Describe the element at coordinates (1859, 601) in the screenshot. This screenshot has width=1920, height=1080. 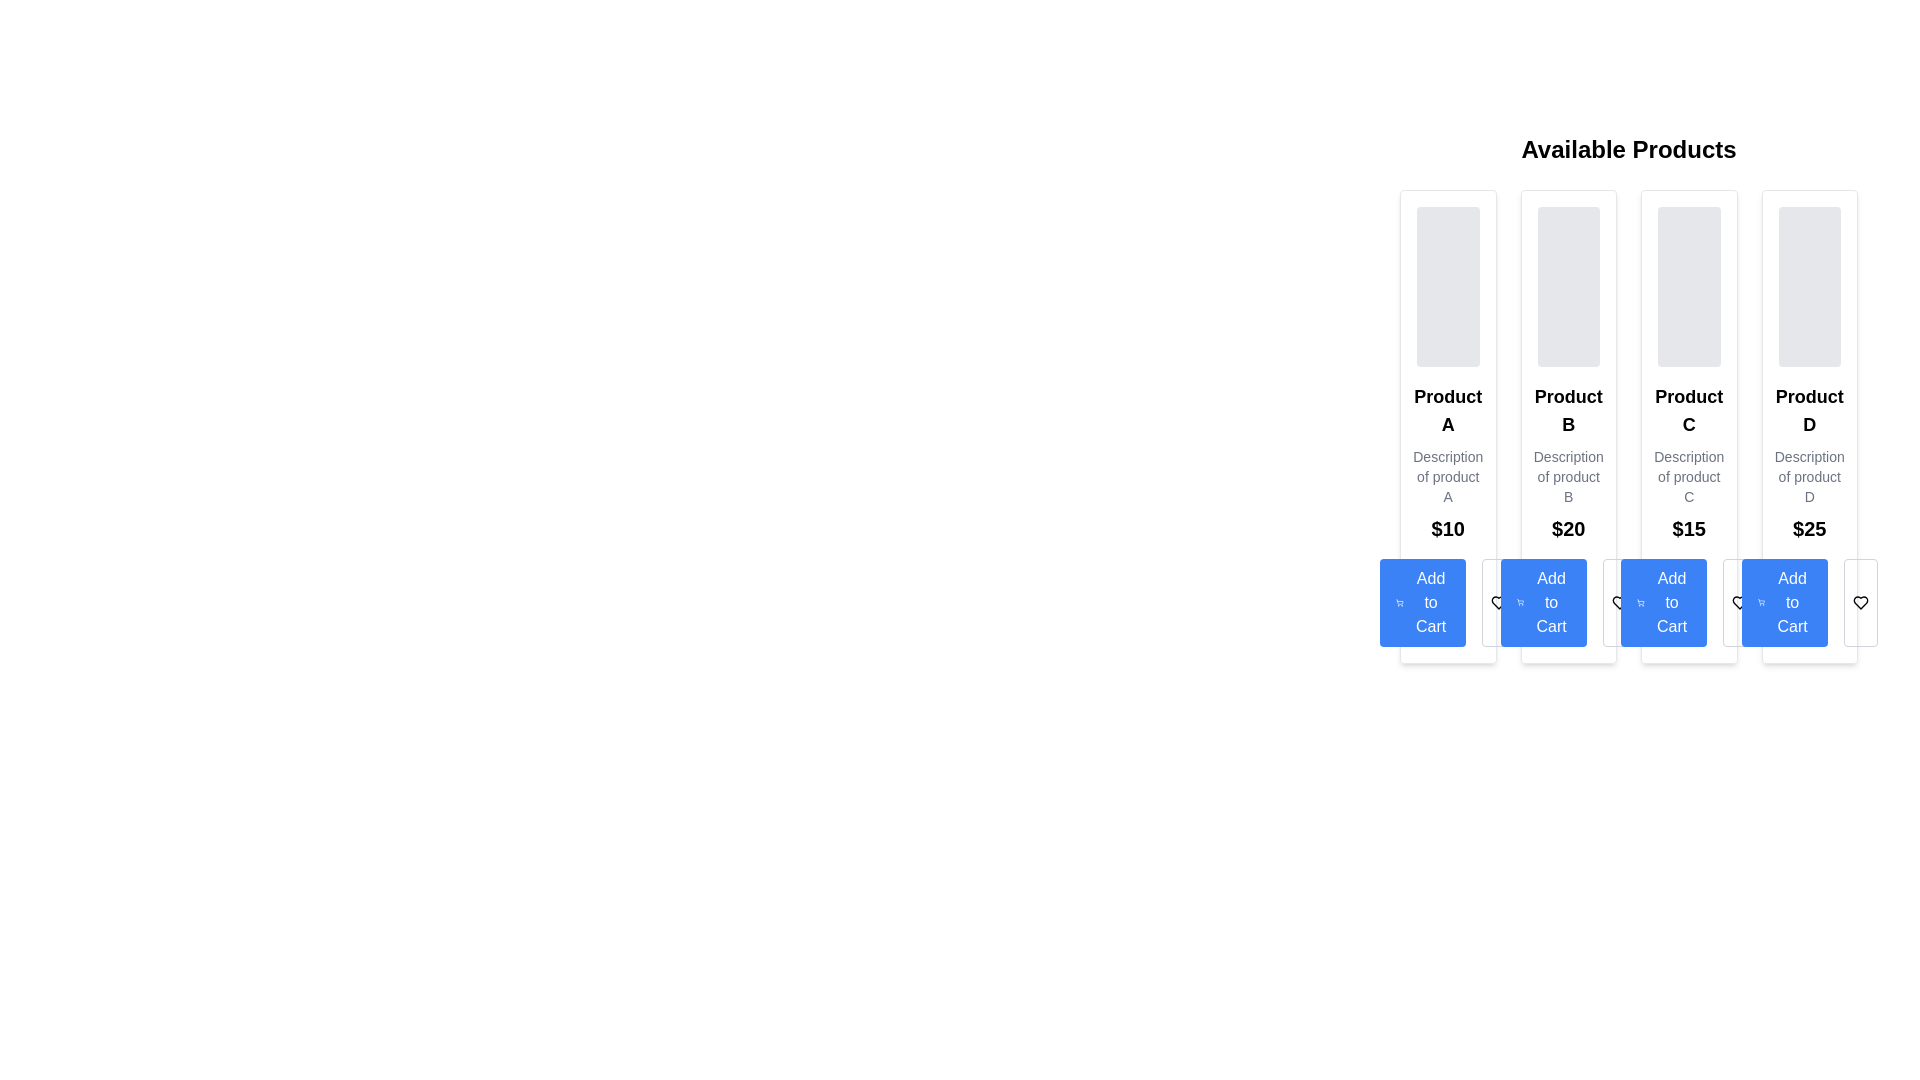
I see `the rounded rectangle button with a thin border and outlined heart icon located to the far right of the controls beneath 'Product D' to mark the product as favorite` at that location.